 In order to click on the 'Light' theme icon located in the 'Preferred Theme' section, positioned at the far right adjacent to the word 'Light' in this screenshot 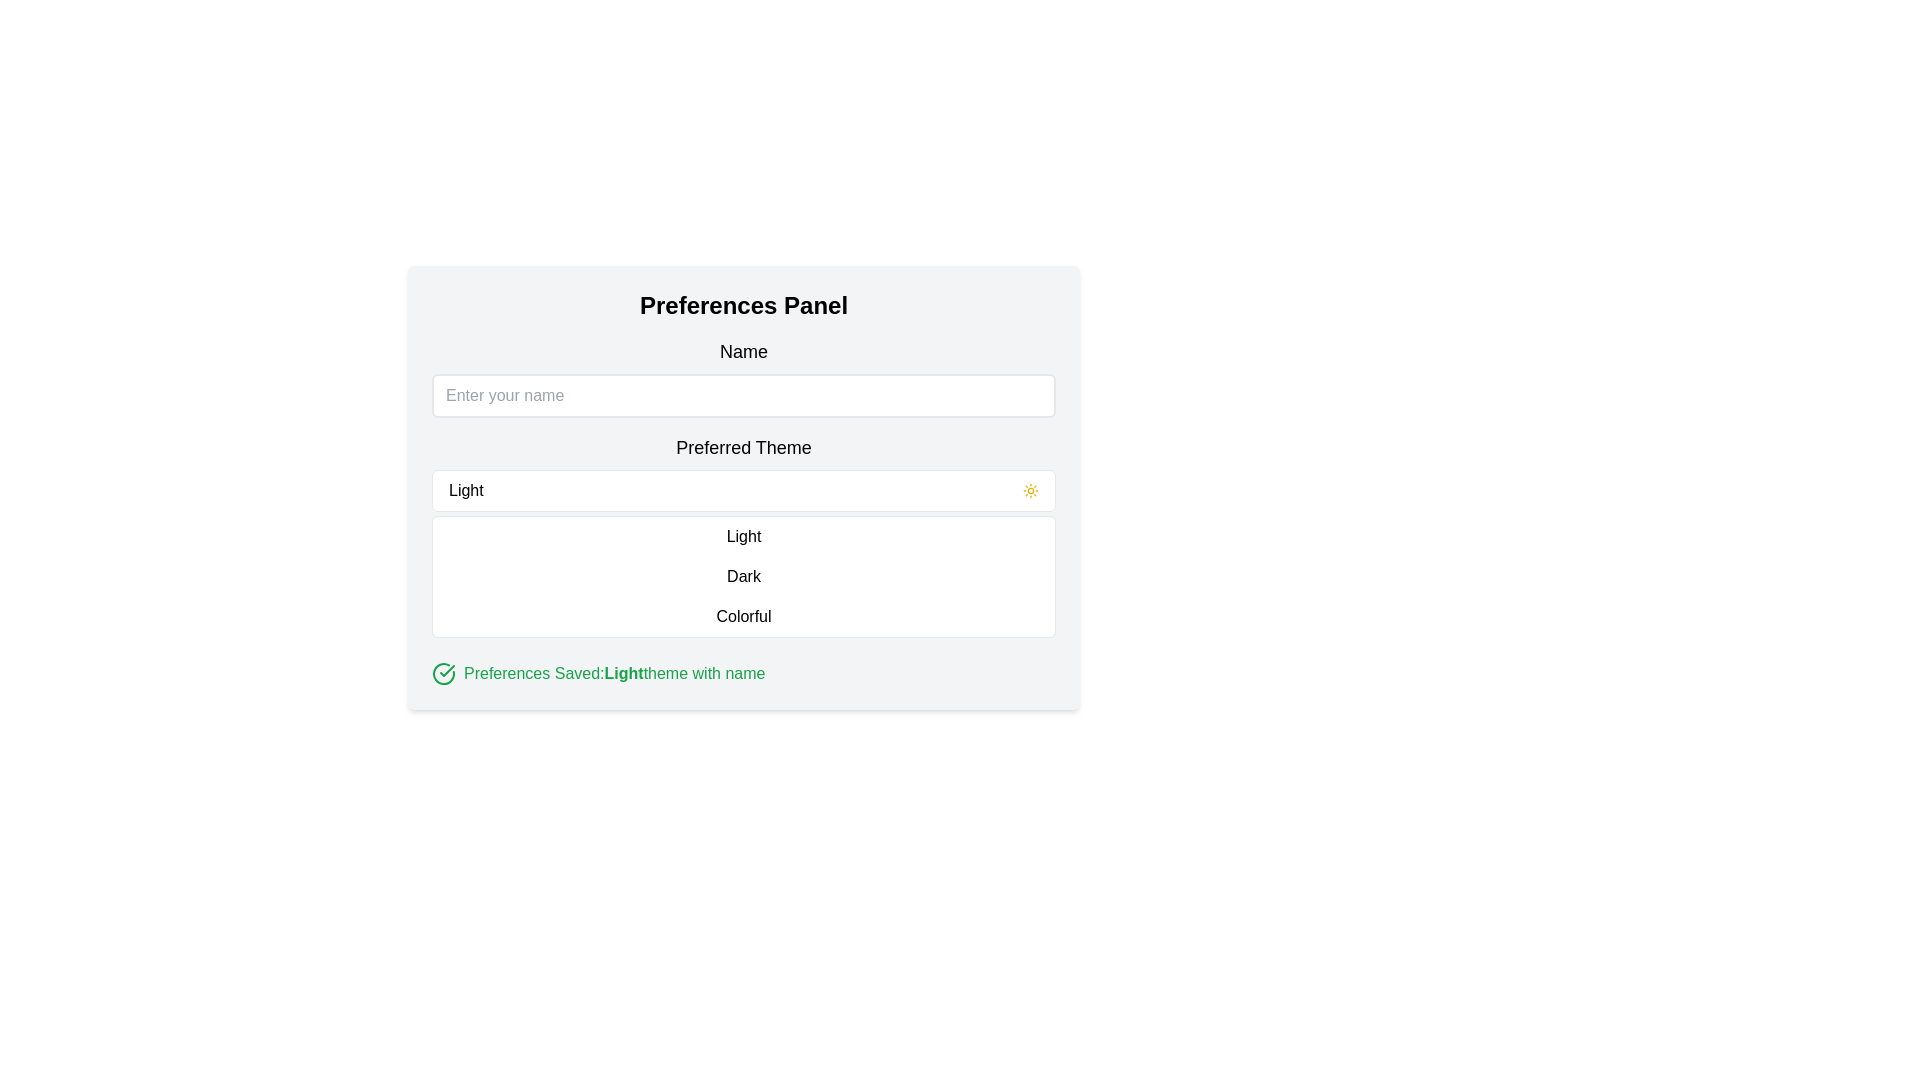, I will do `click(1031, 490)`.